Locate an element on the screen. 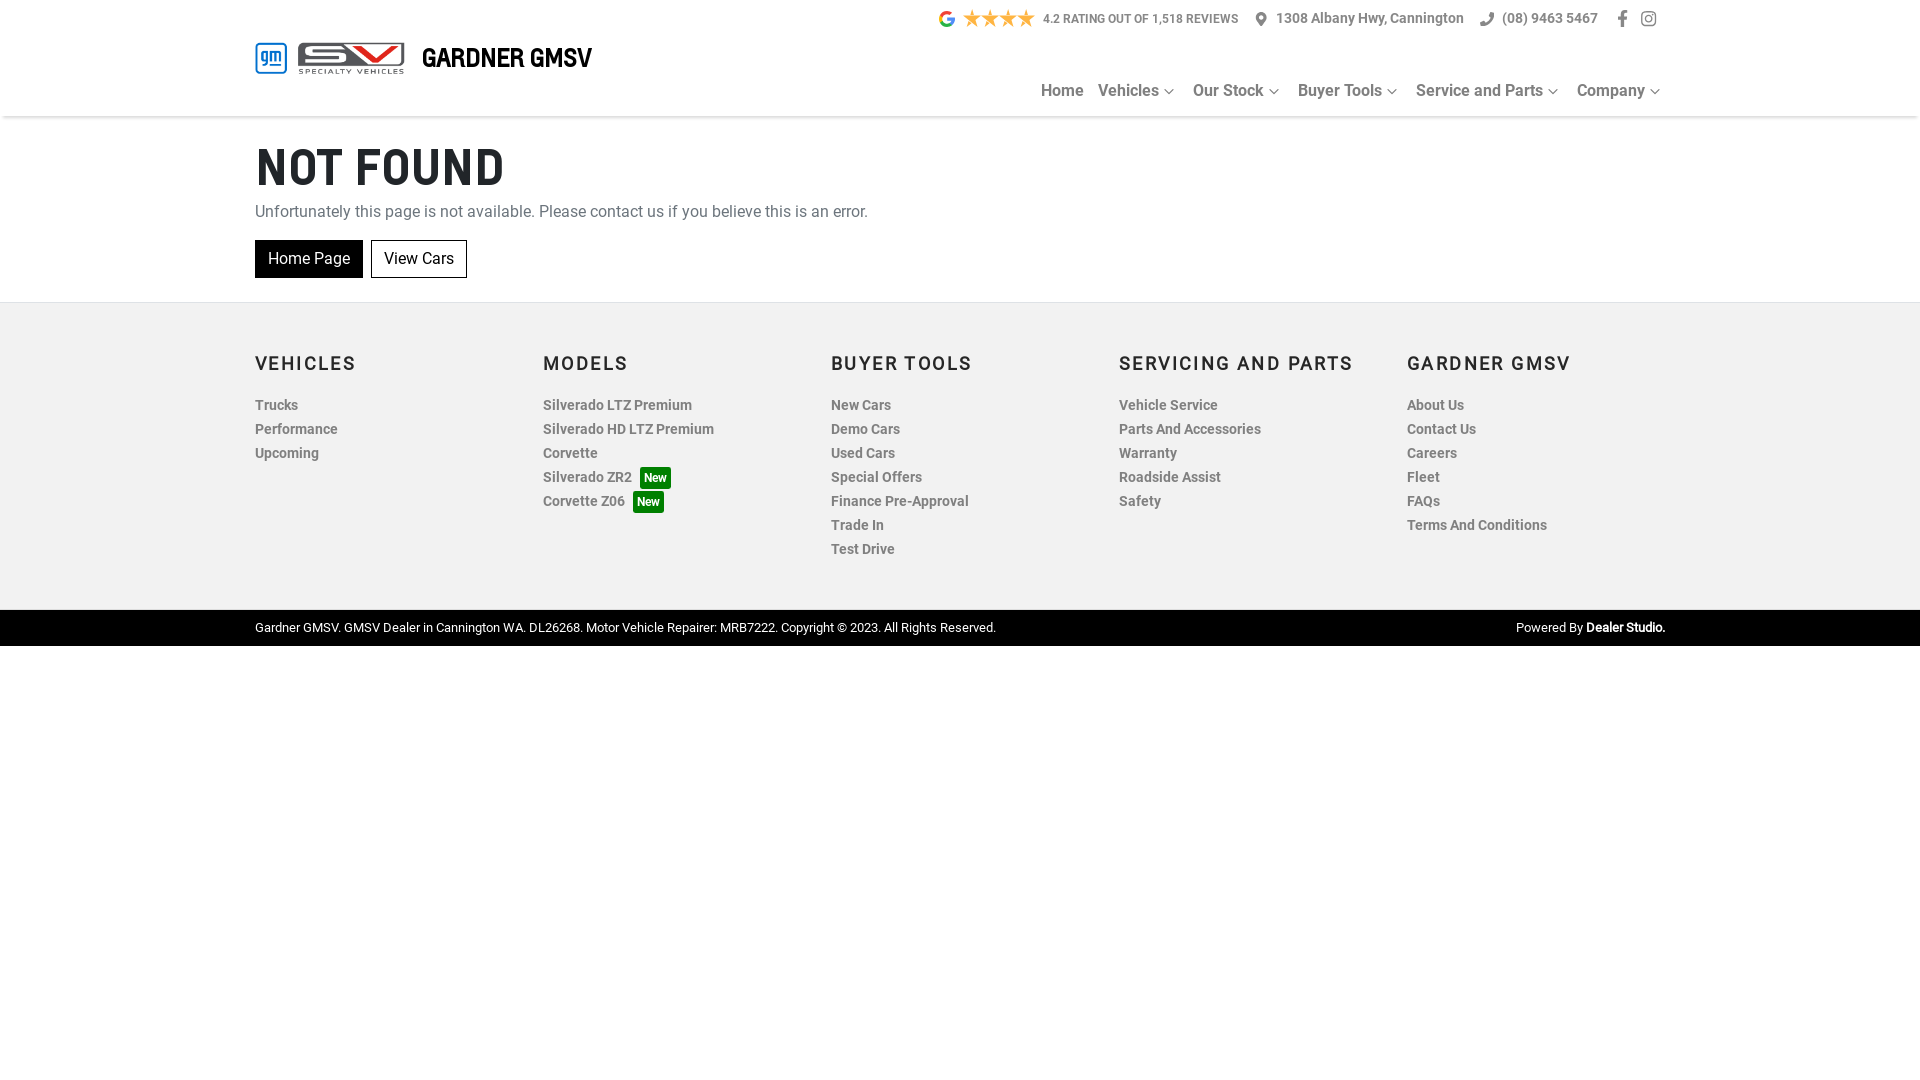 The width and height of the screenshot is (1920, 1080). 'Silverado HD LTZ Premium' is located at coordinates (627, 428).